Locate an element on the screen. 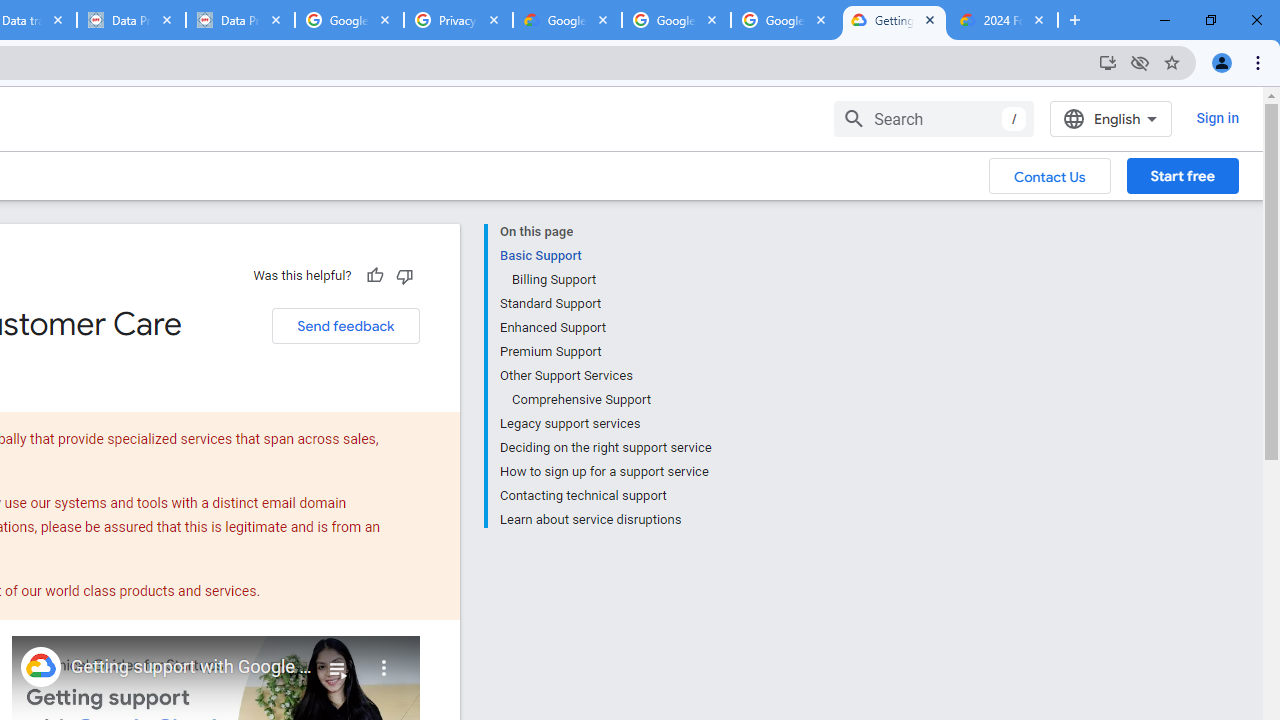  'Premium Support' is located at coordinates (604, 351).